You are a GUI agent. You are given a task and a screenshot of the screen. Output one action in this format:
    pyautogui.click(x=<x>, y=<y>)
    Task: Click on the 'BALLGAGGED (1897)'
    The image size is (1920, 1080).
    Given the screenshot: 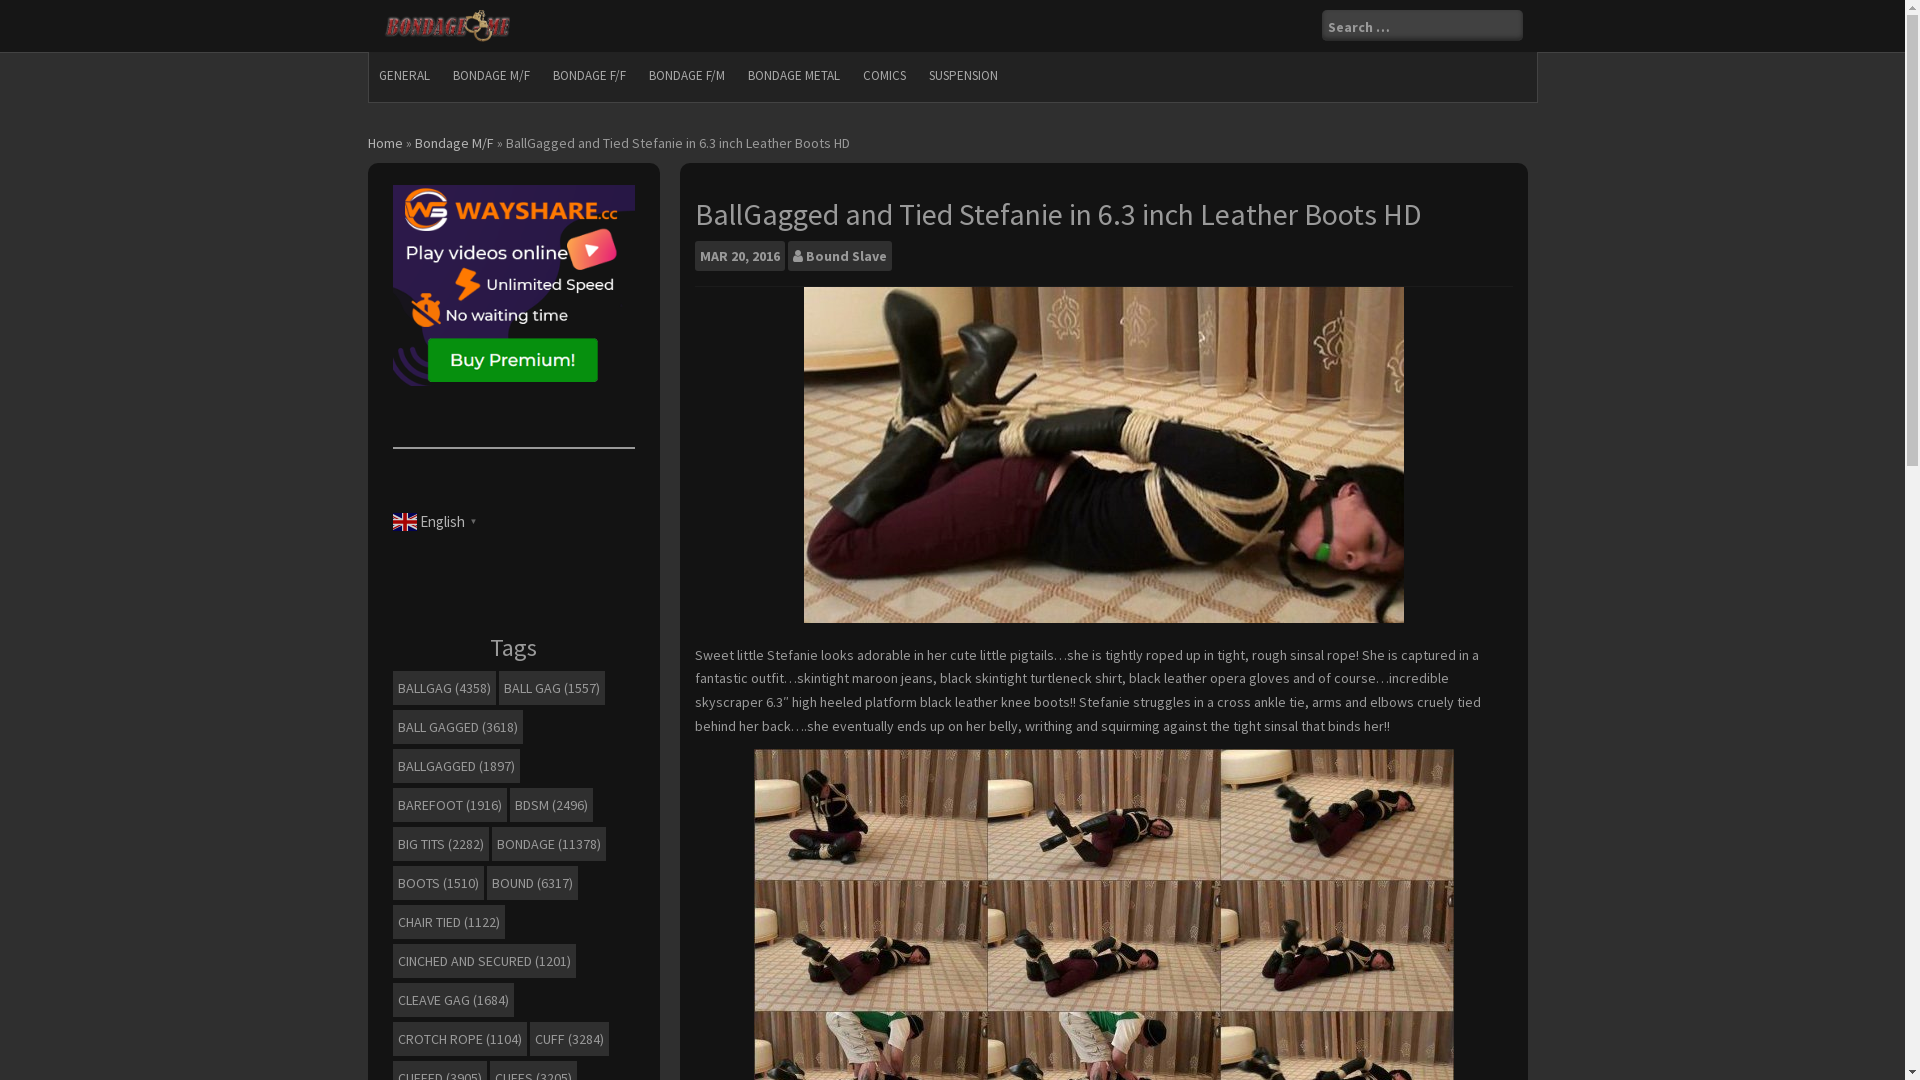 What is the action you would take?
    pyautogui.click(x=454, y=765)
    